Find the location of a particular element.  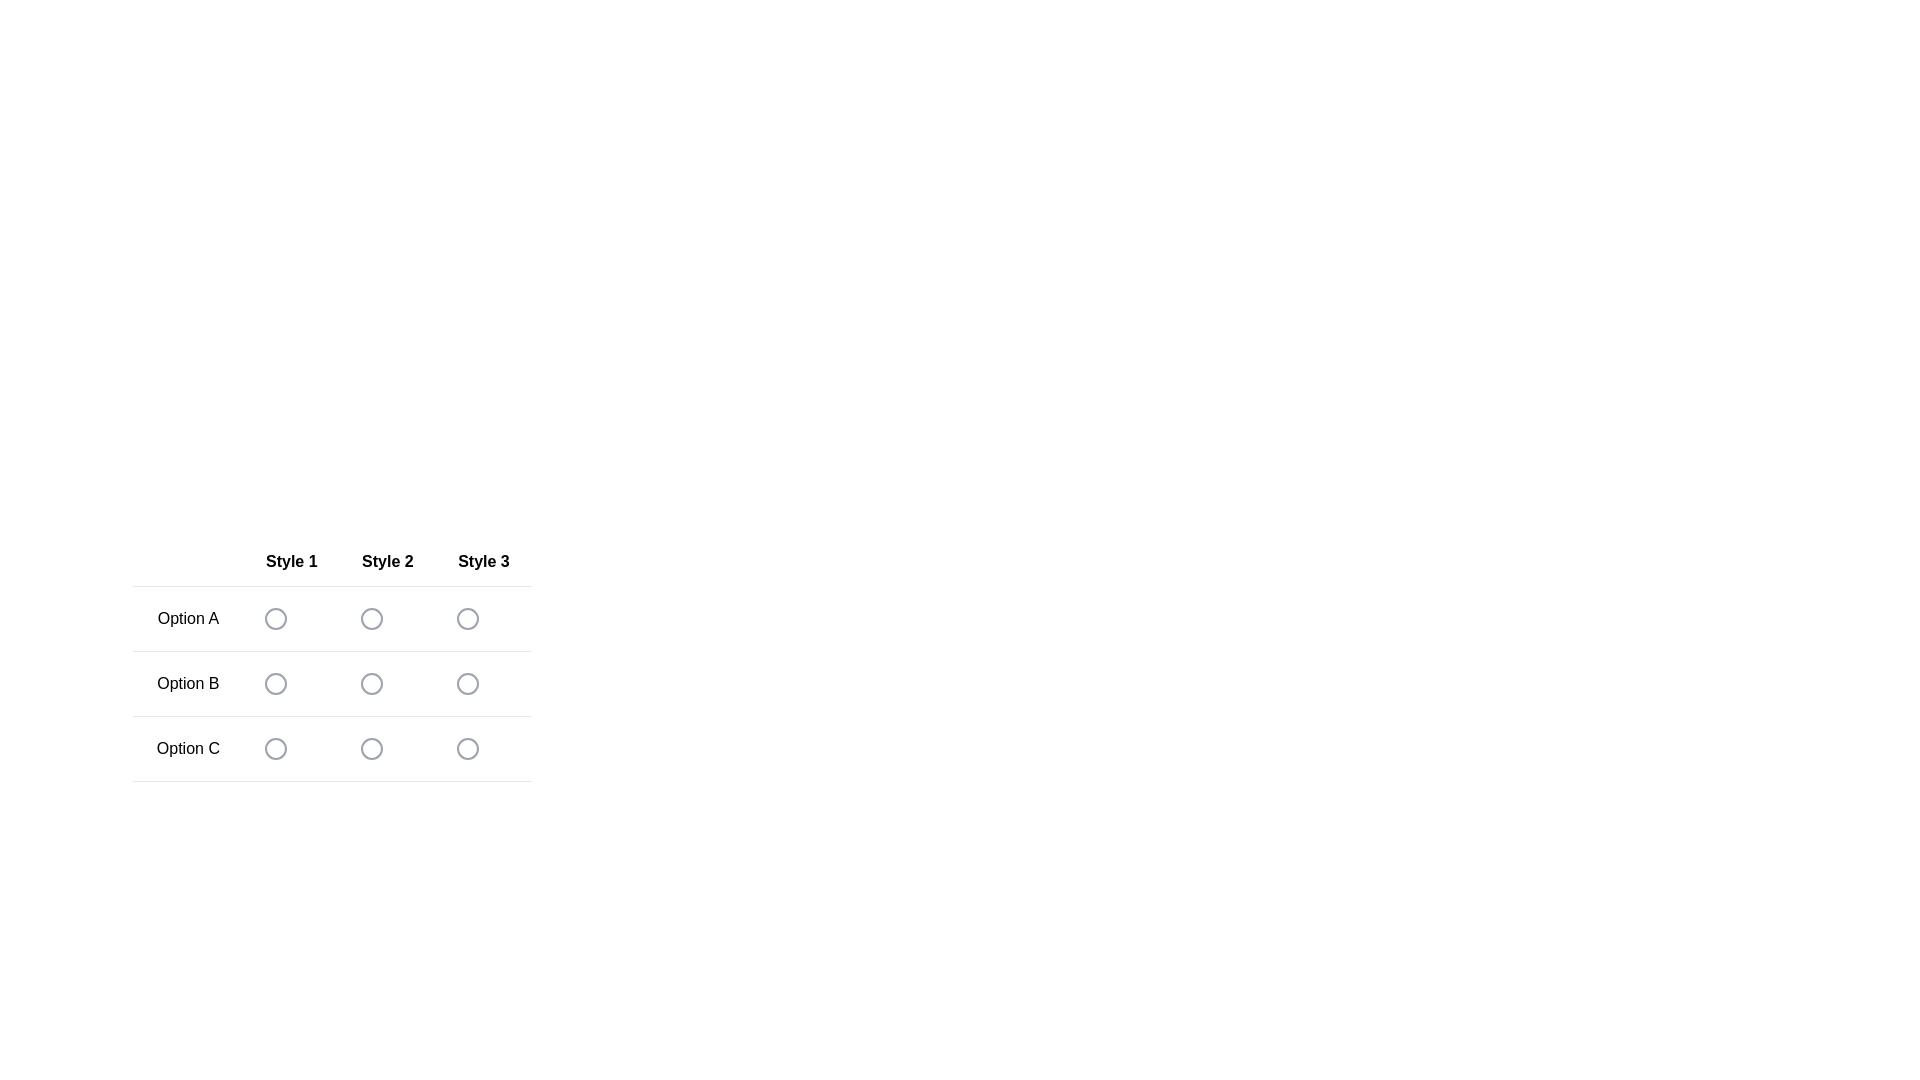

the radio button indicator for 'Option C' in the third row and third column of the grid to indicate focus is located at coordinates (466, 748).